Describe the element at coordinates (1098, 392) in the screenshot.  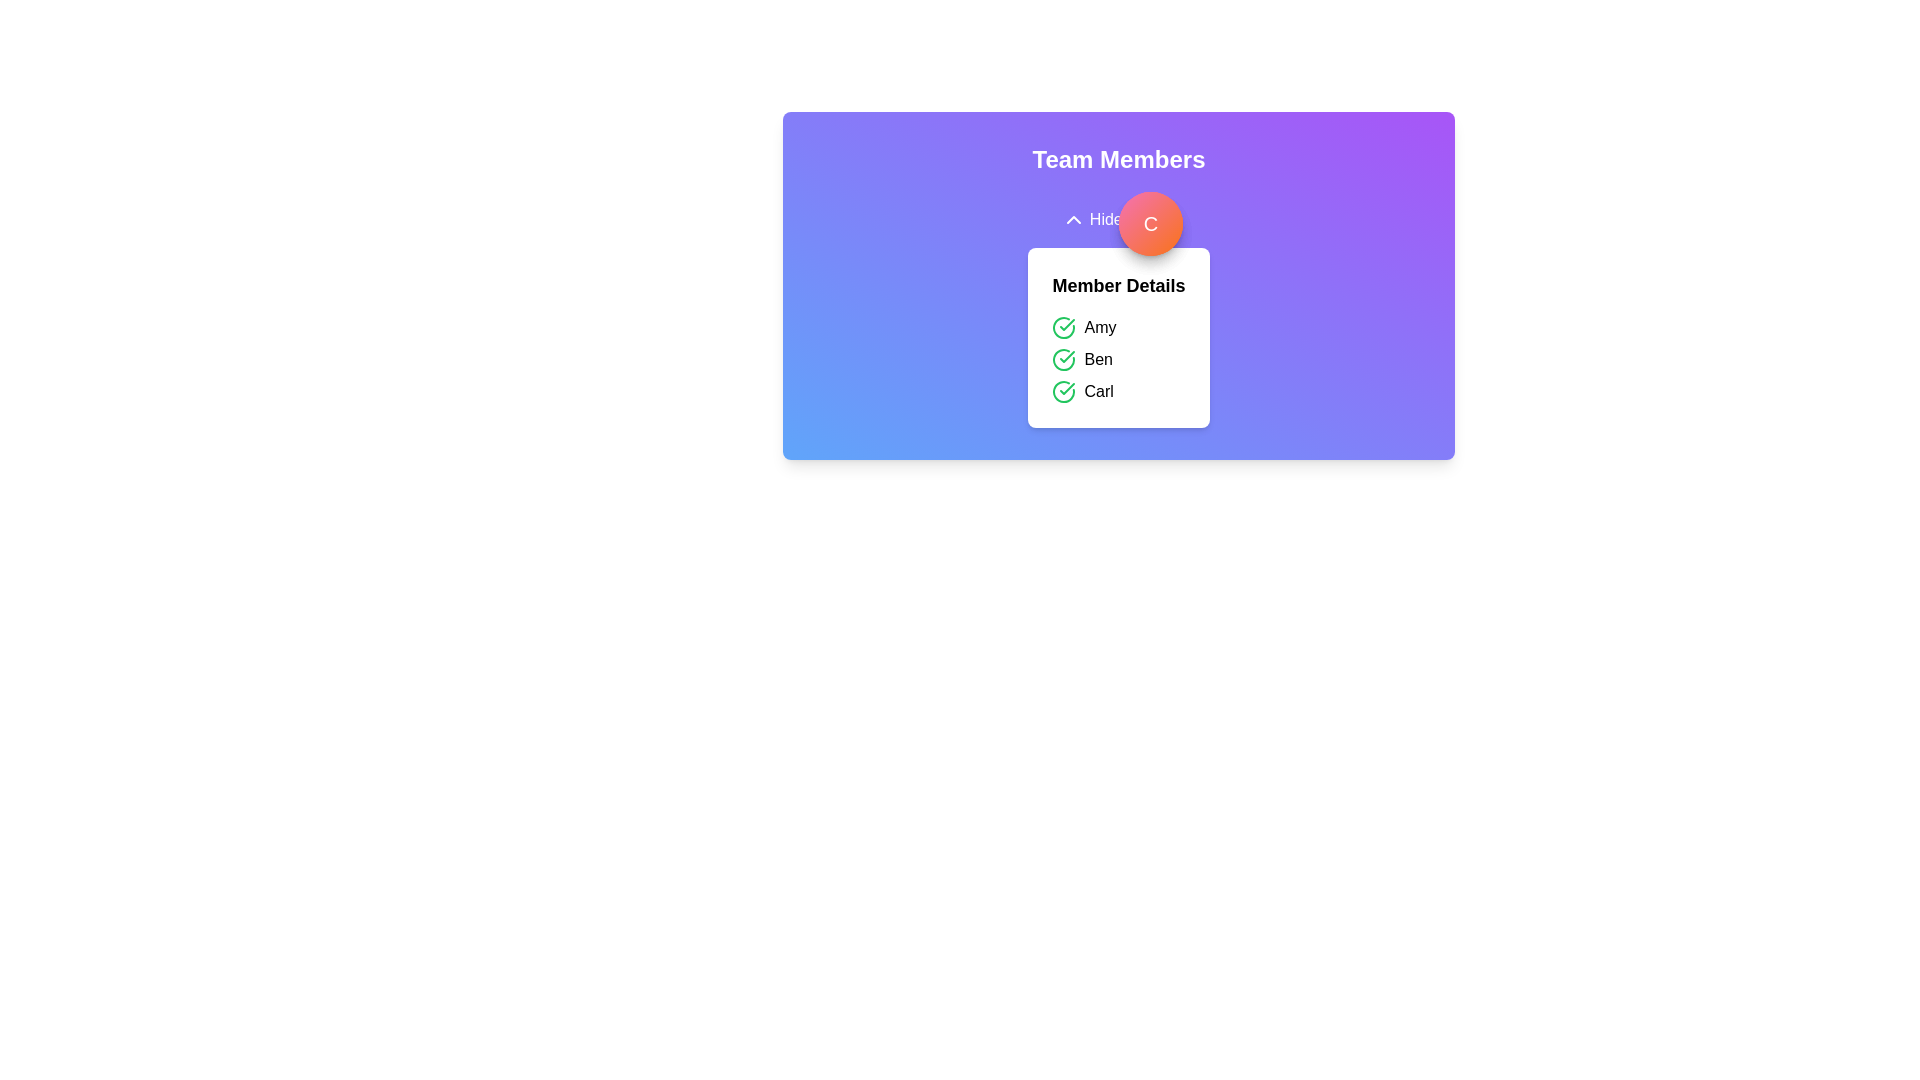
I see `the text label displaying the name 'Carl' in the 'Member Details' section, which is the third item in the list` at that location.